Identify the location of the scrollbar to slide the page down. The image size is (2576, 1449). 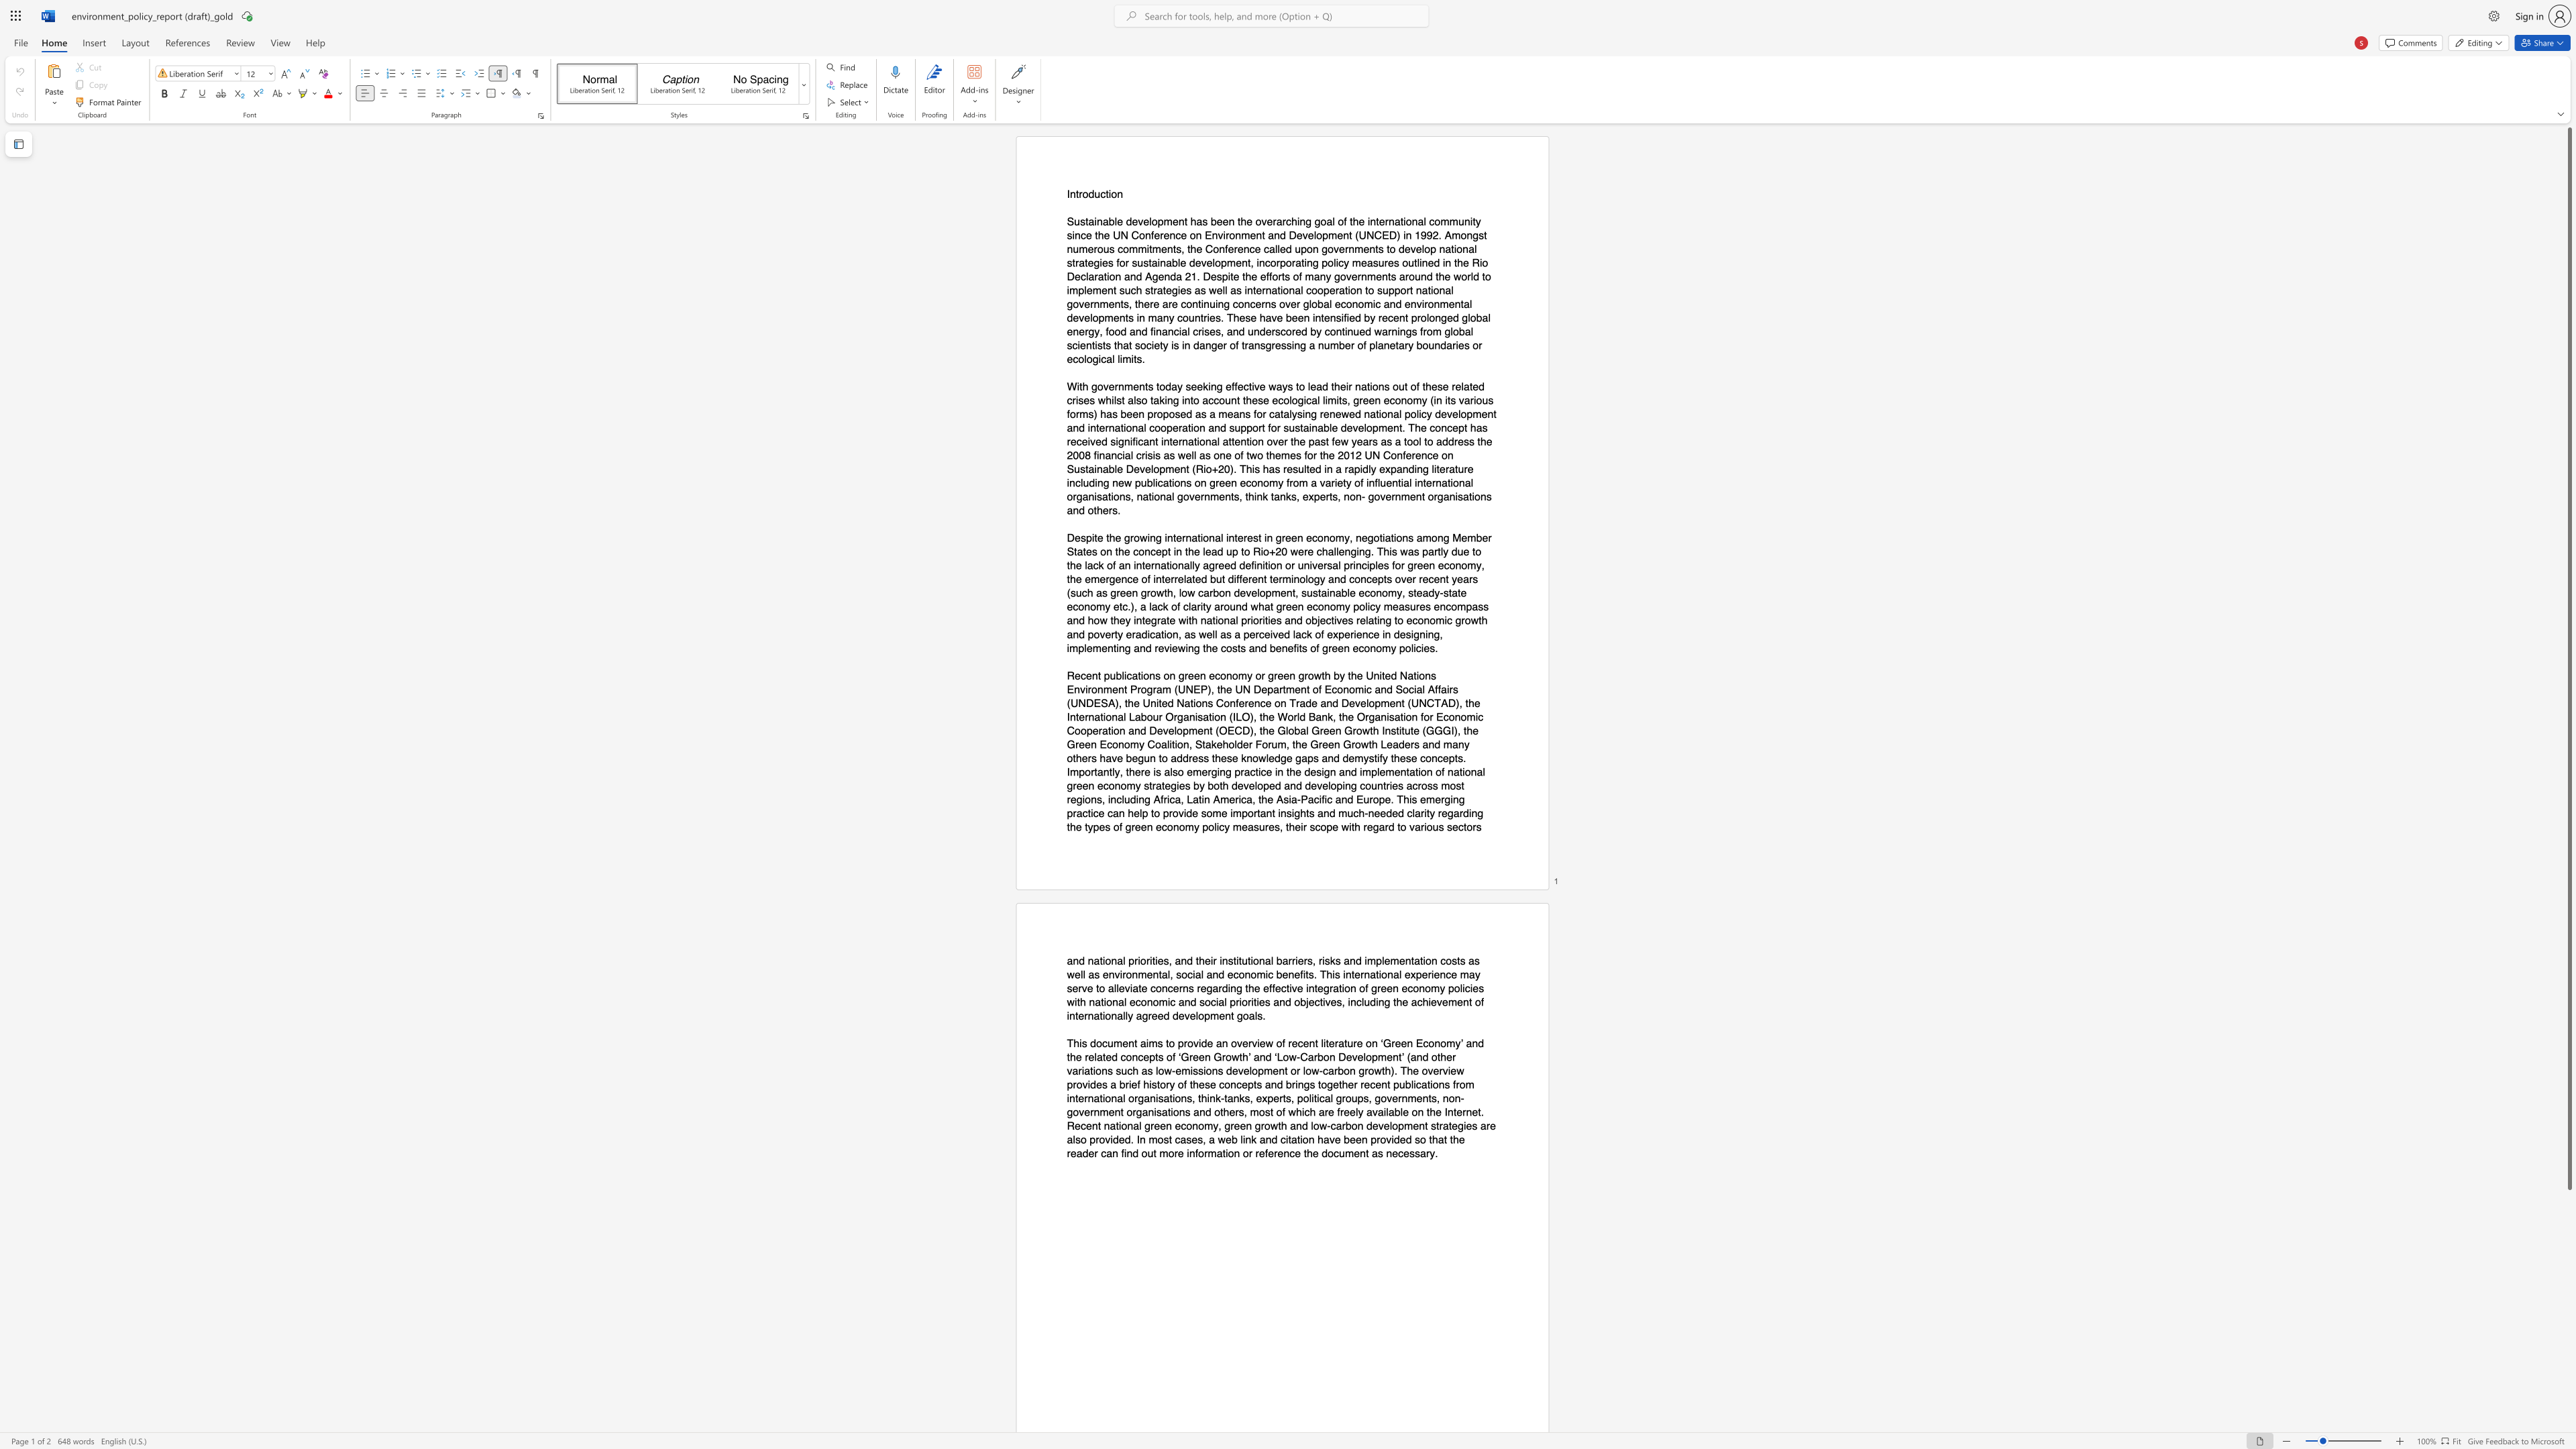
(2568, 1226).